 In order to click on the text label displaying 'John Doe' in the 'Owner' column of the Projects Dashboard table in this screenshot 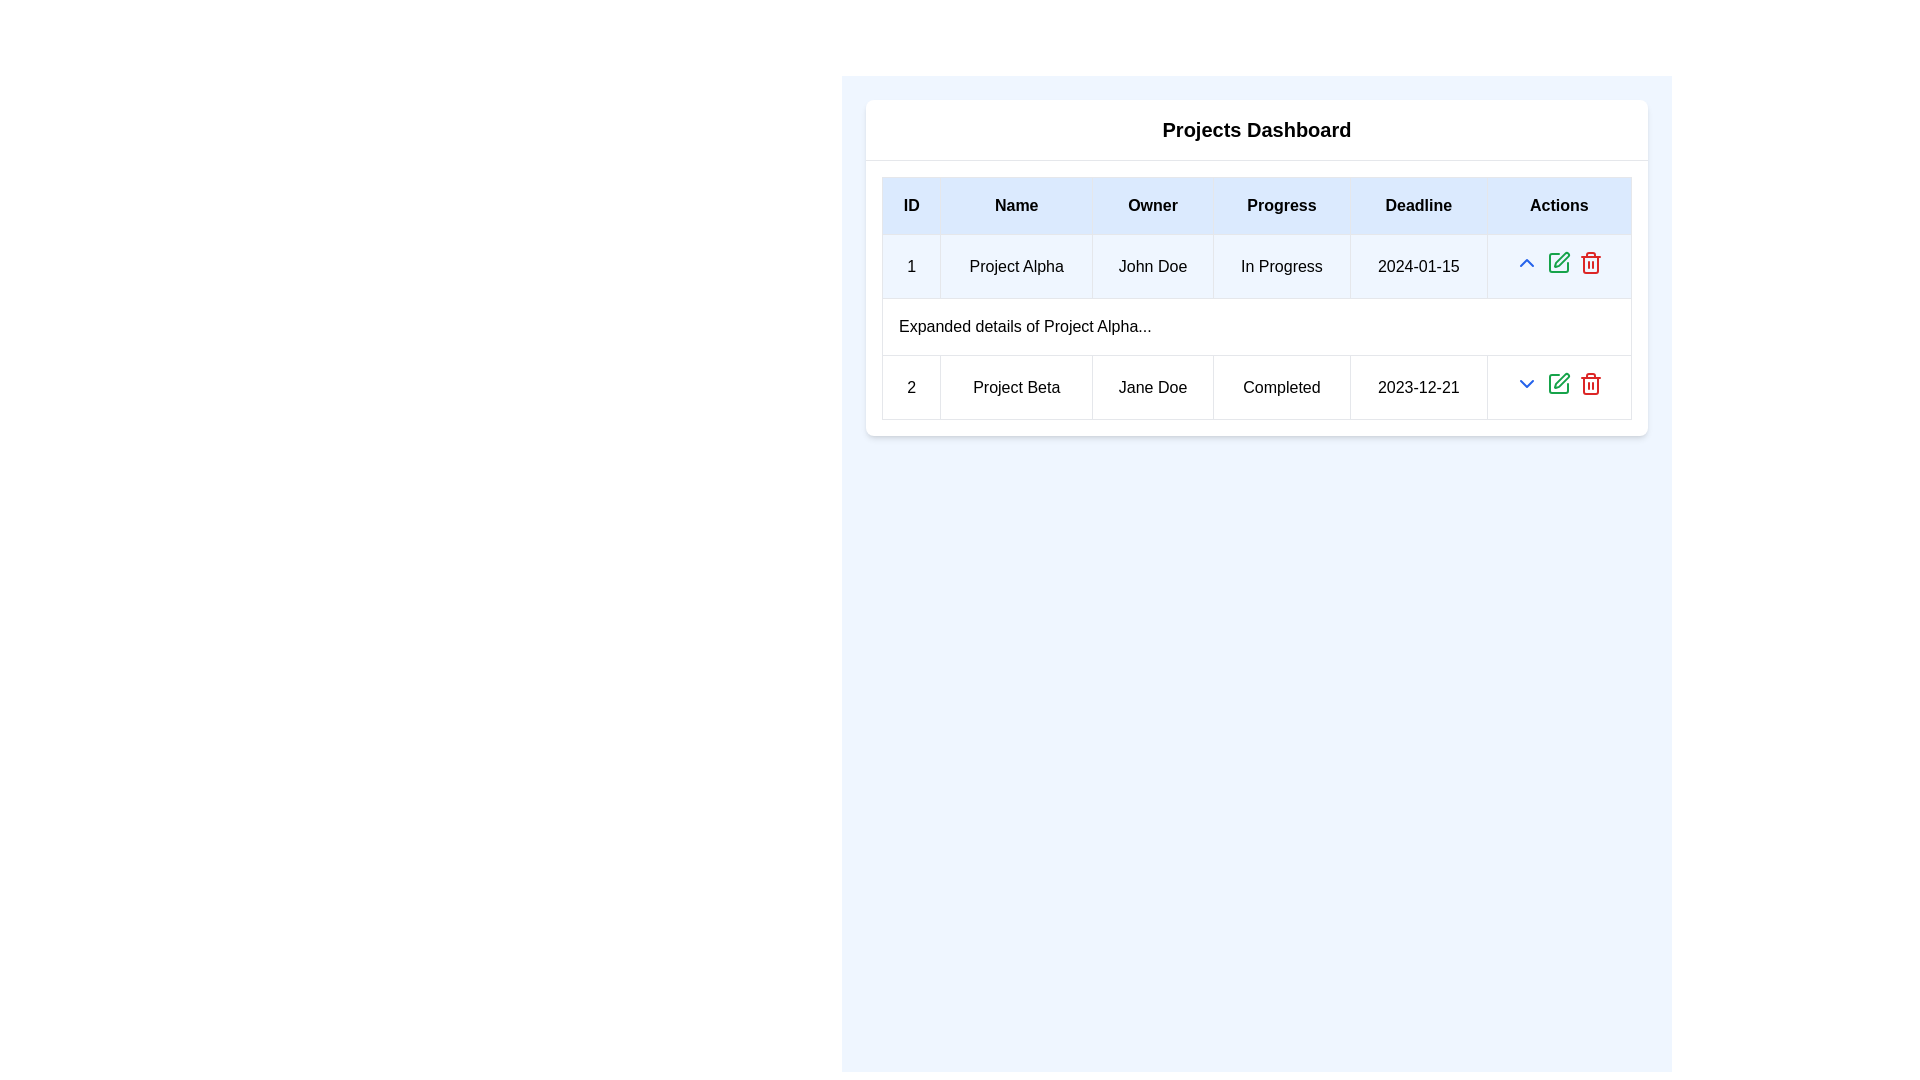, I will do `click(1153, 265)`.